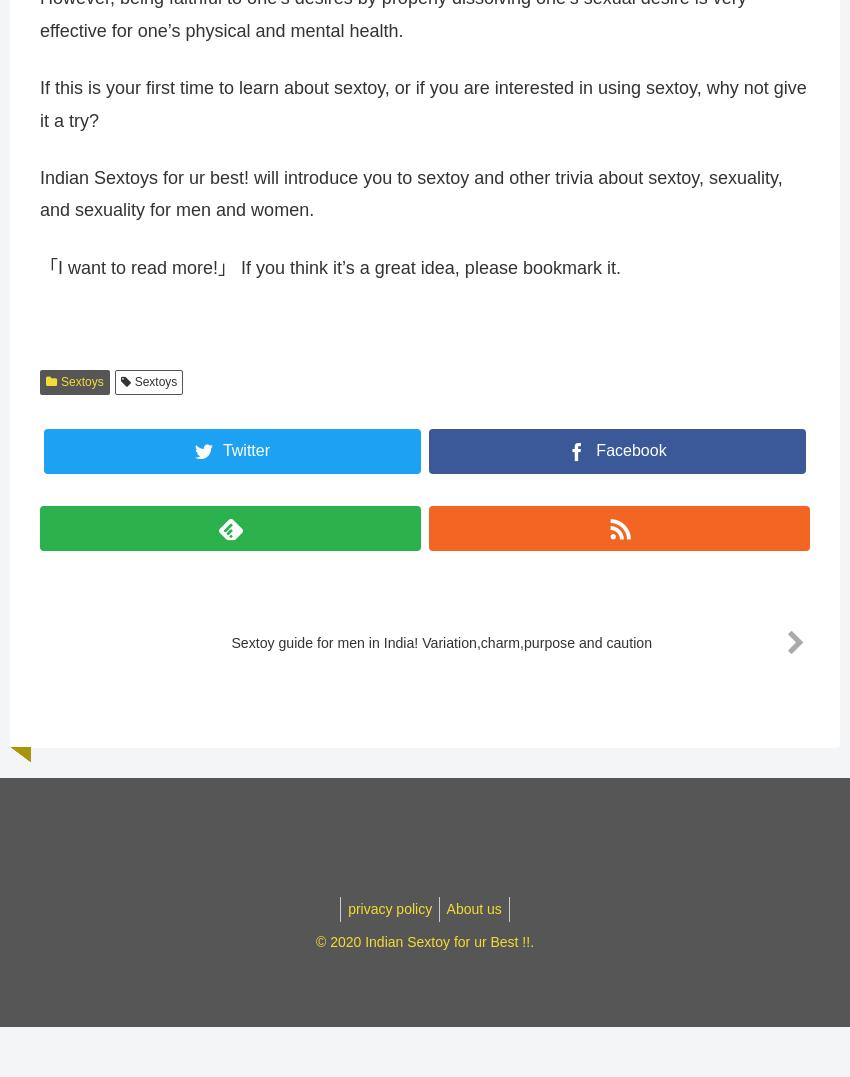  What do you see at coordinates (410, 202) in the screenshot?
I see `'Indian Sextoys for ur best! will introduce you to sextoy and other trivia about sextoy, sexuality, and sexuality for men and women.'` at bounding box center [410, 202].